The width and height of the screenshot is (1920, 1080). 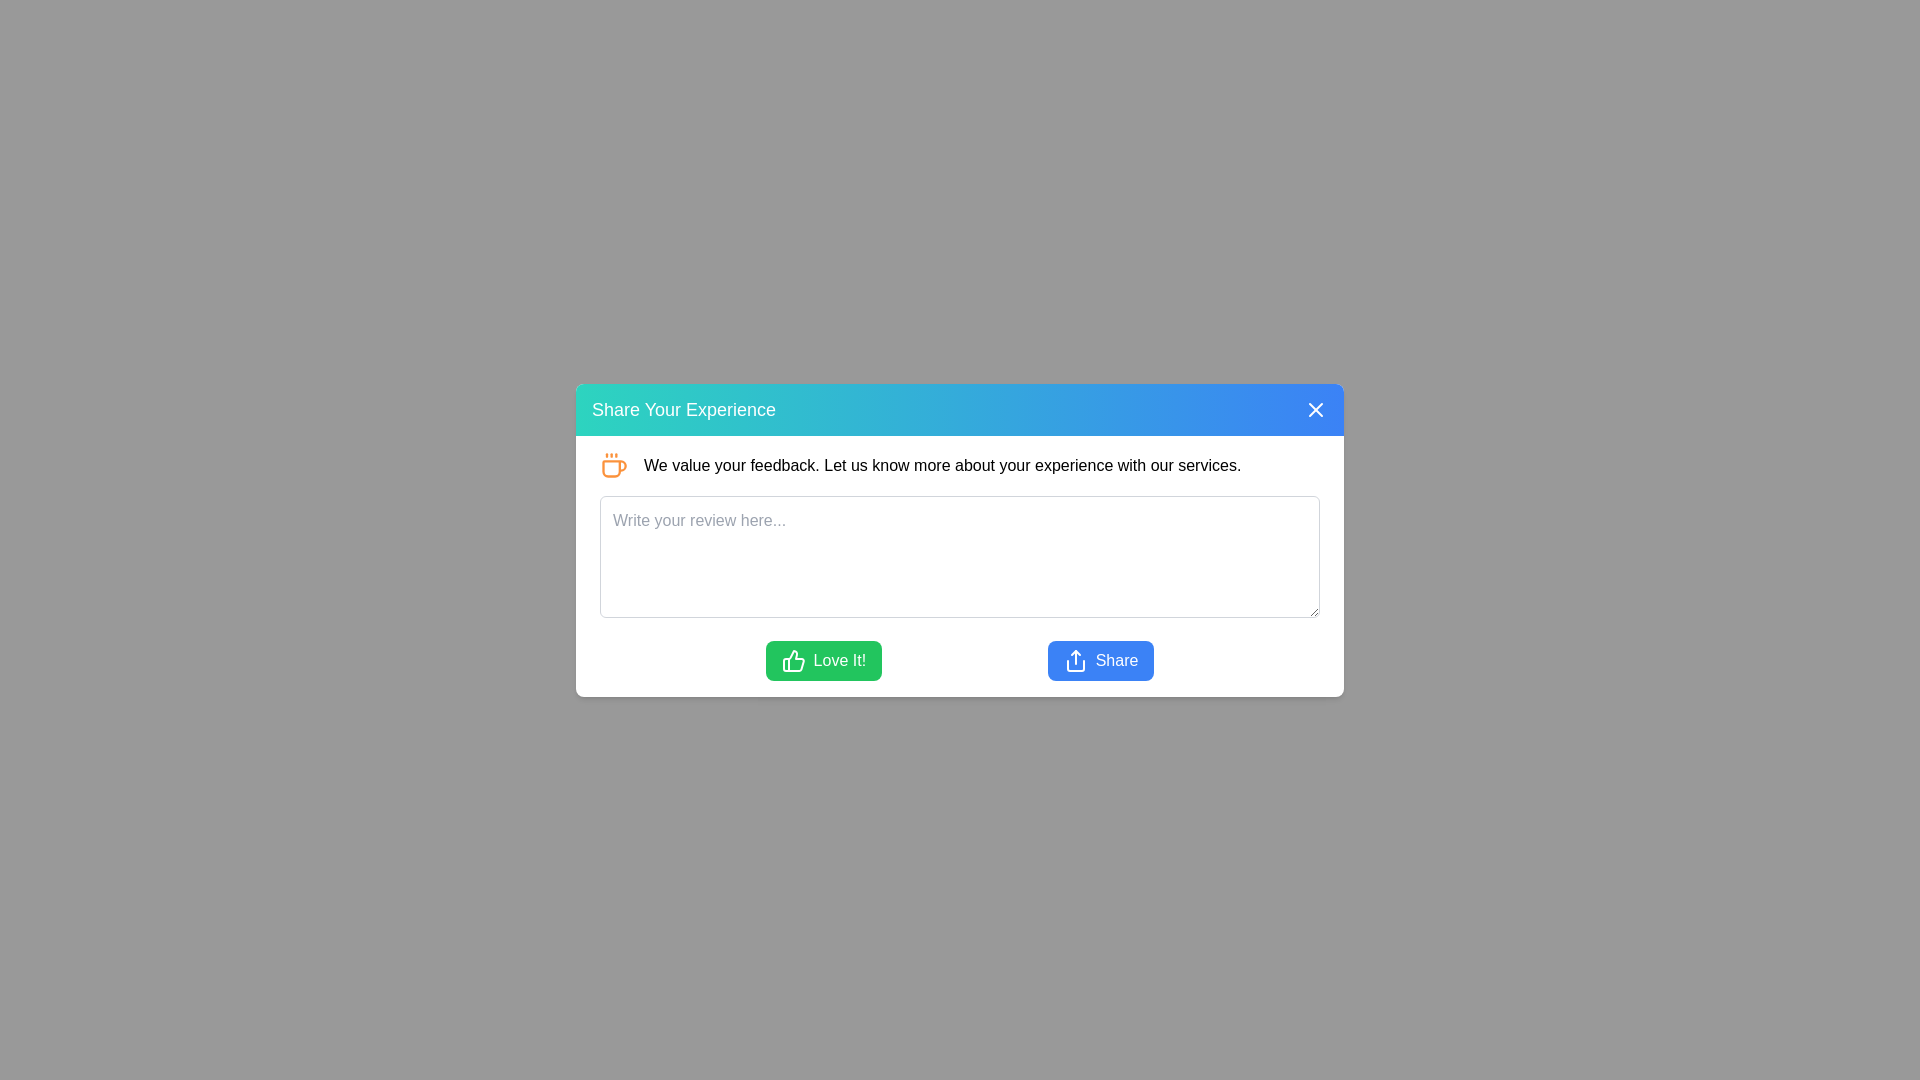 I want to click on the sharing button located in the lower-right corner of the dialog box, so click(x=1099, y=660).